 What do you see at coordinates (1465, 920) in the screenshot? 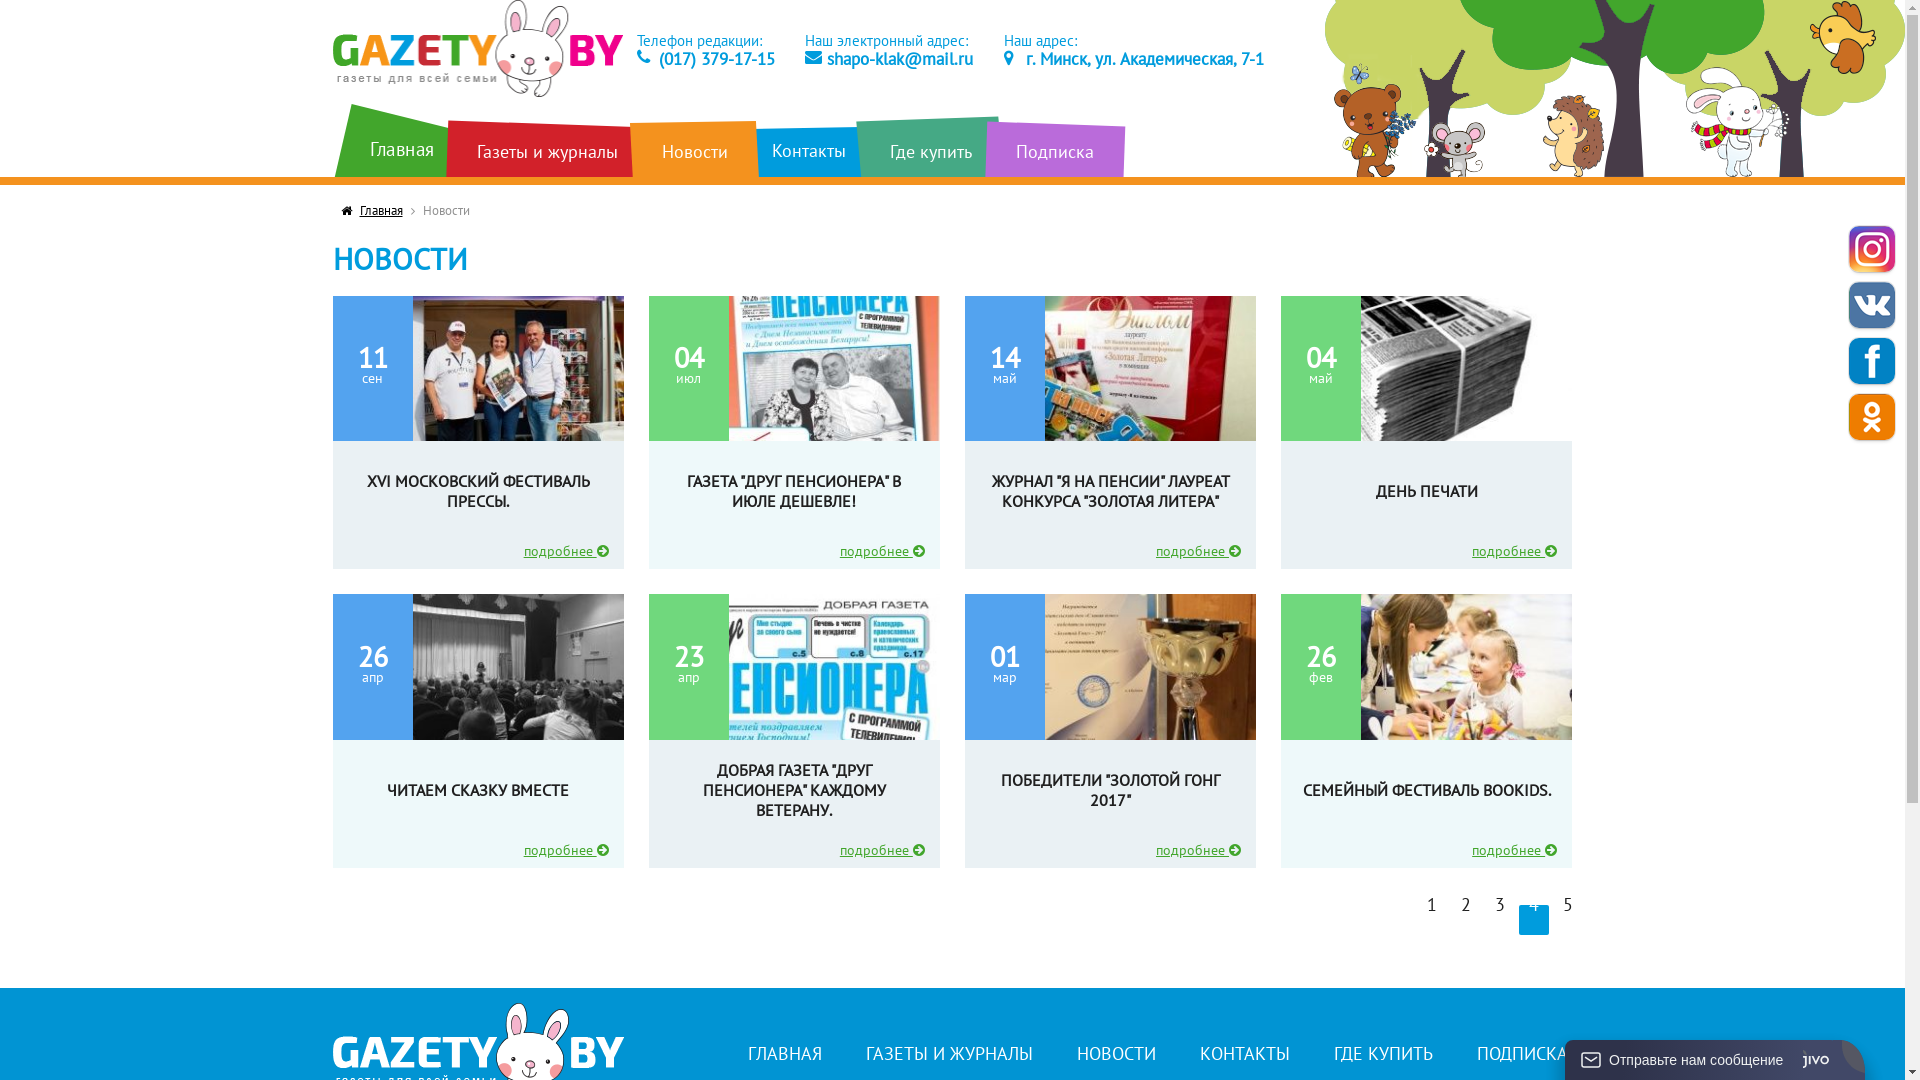
I see `'2'` at bounding box center [1465, 920].